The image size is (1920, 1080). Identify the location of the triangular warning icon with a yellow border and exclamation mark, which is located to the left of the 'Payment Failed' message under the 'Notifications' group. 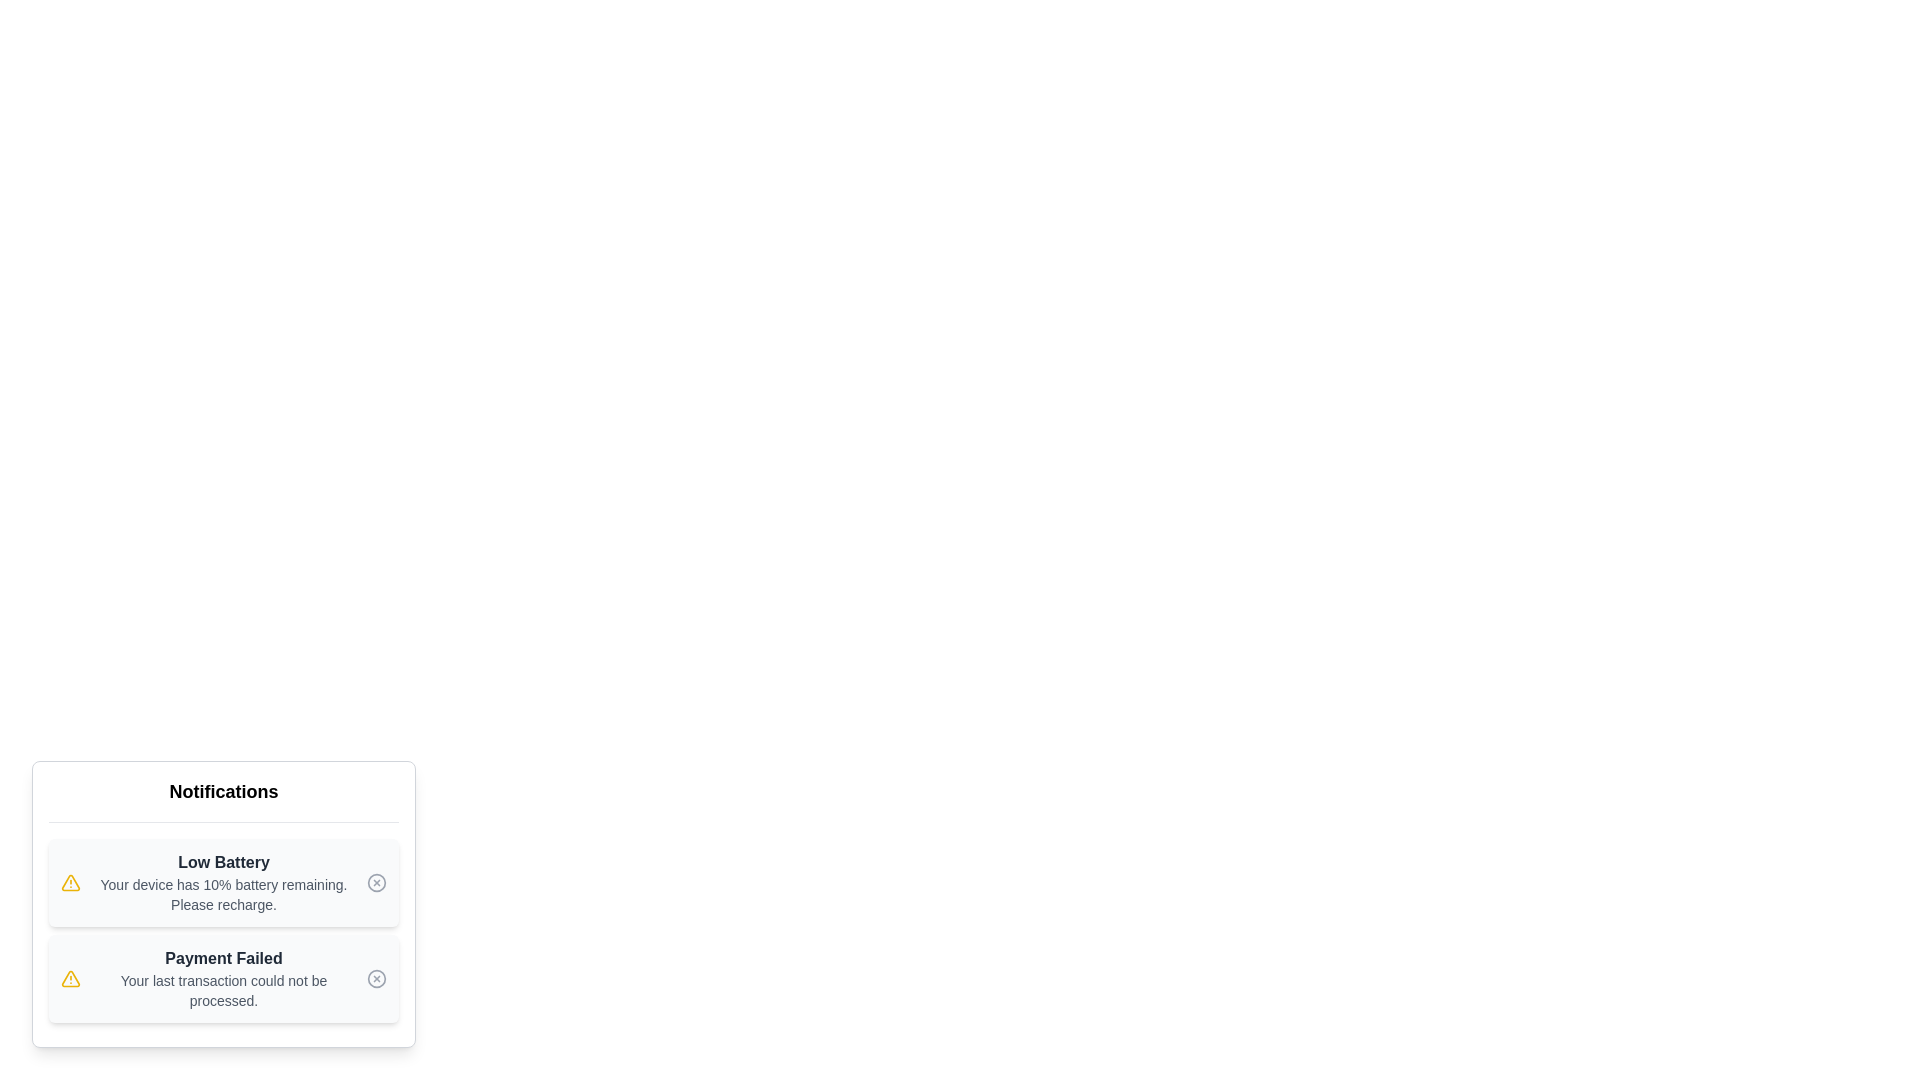
(71, 978).